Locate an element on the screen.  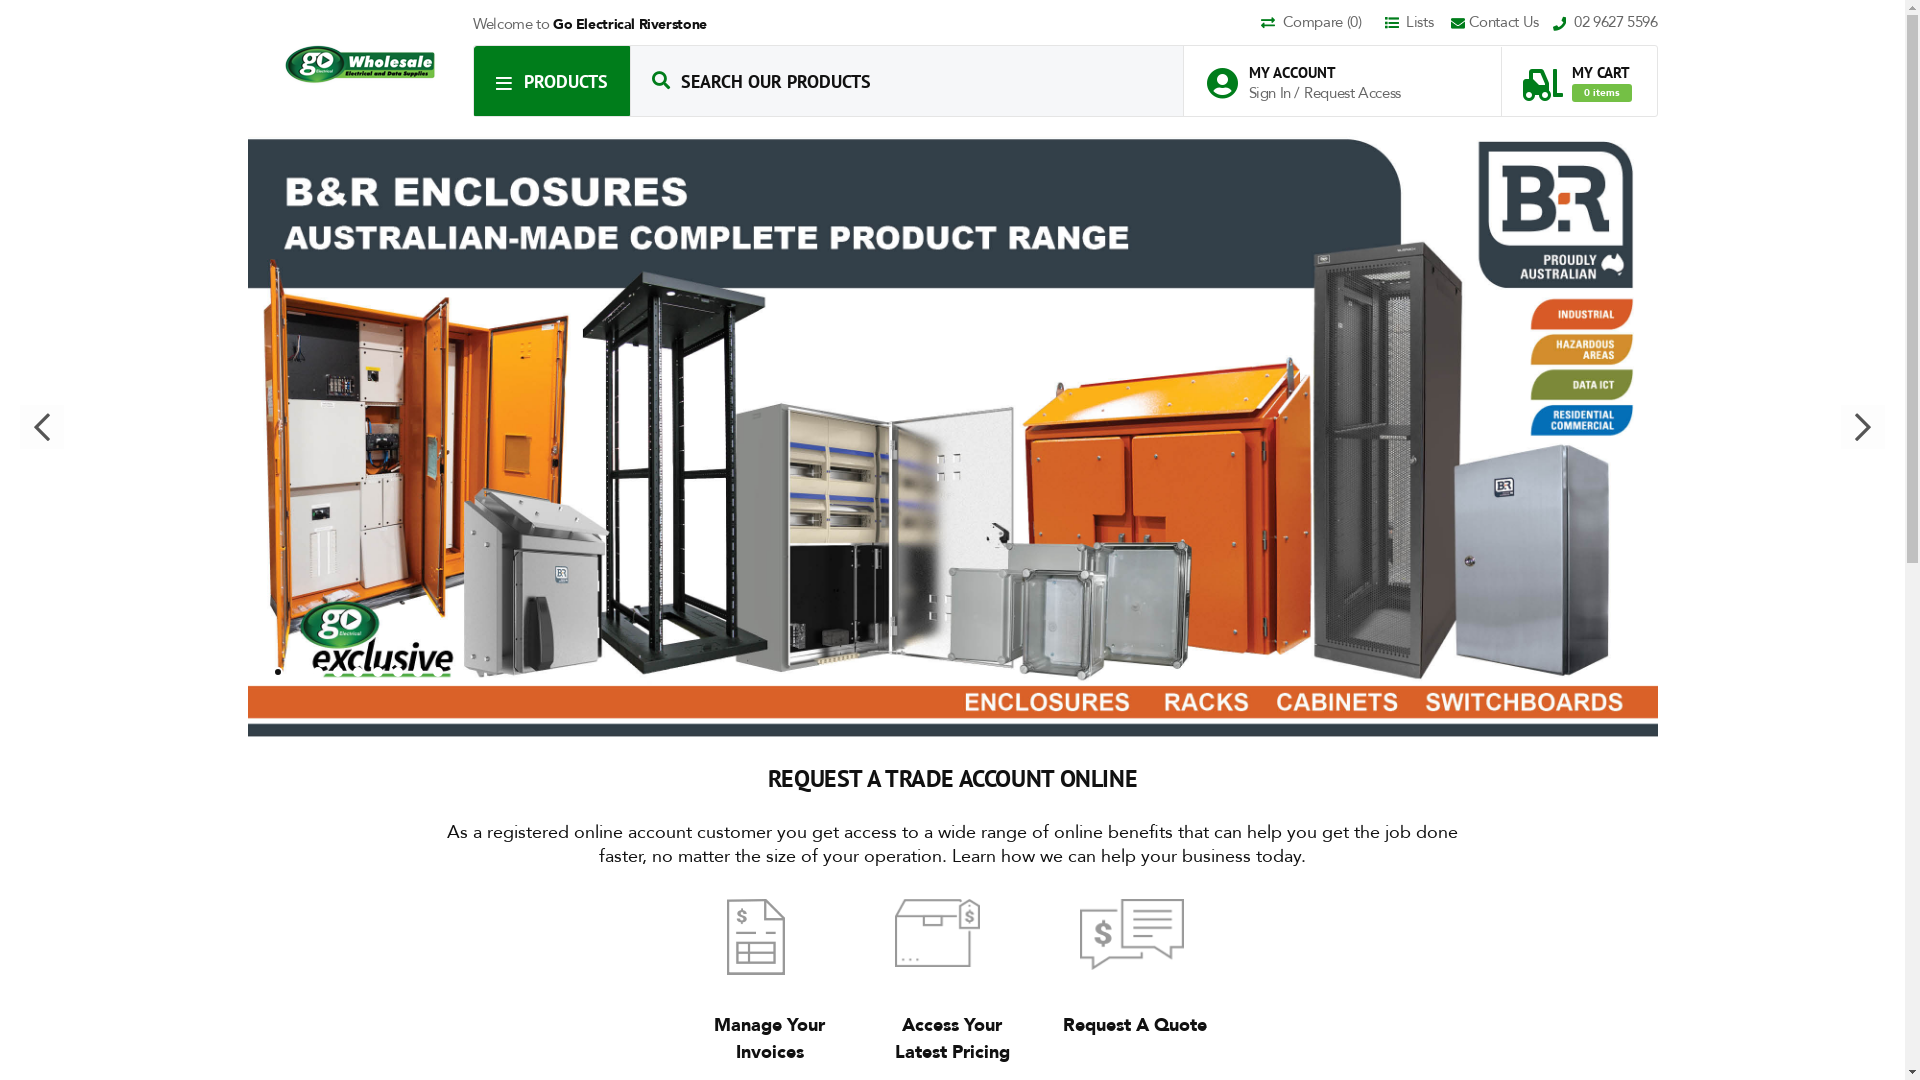
'Previous' is located at coordinates (19, 426).